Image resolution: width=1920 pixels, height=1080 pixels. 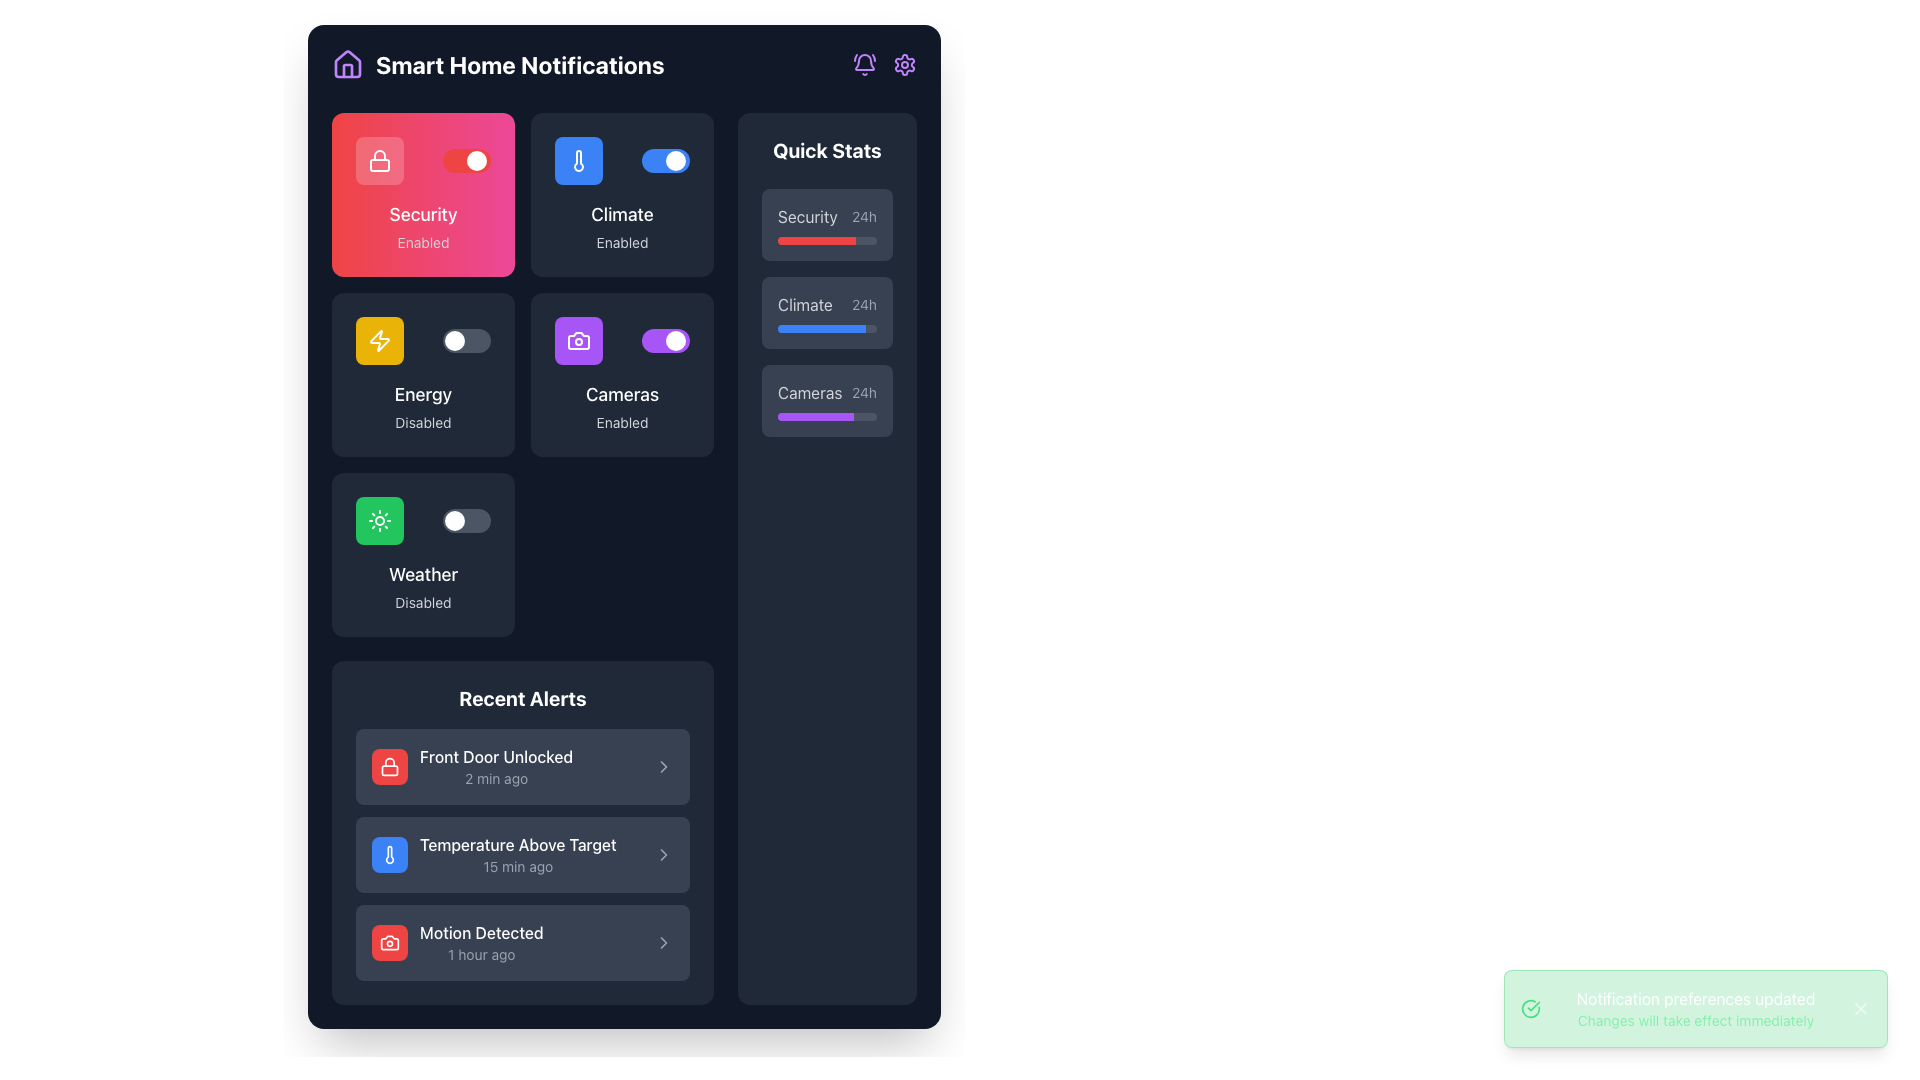 I want to click on security activity level, so click(x=783, y=239).